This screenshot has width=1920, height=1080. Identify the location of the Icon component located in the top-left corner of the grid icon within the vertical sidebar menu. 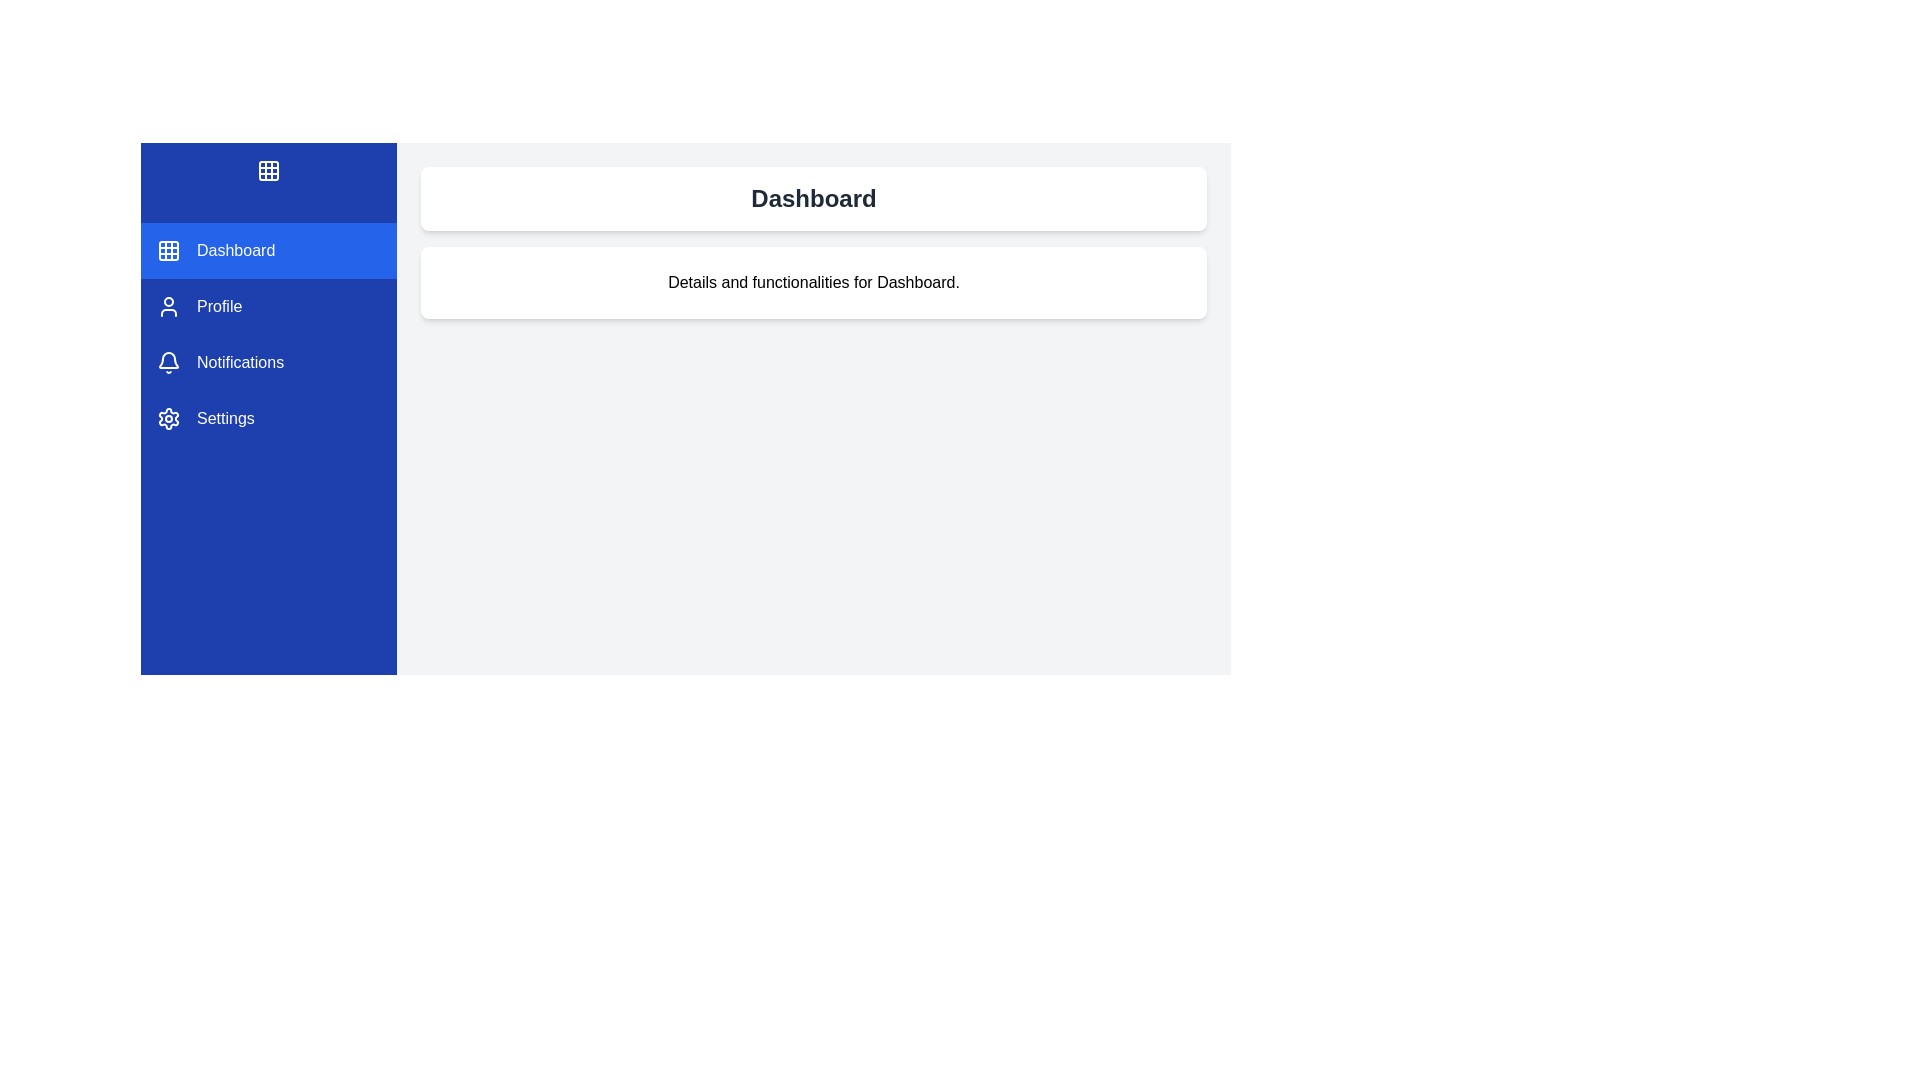
(267, 169).